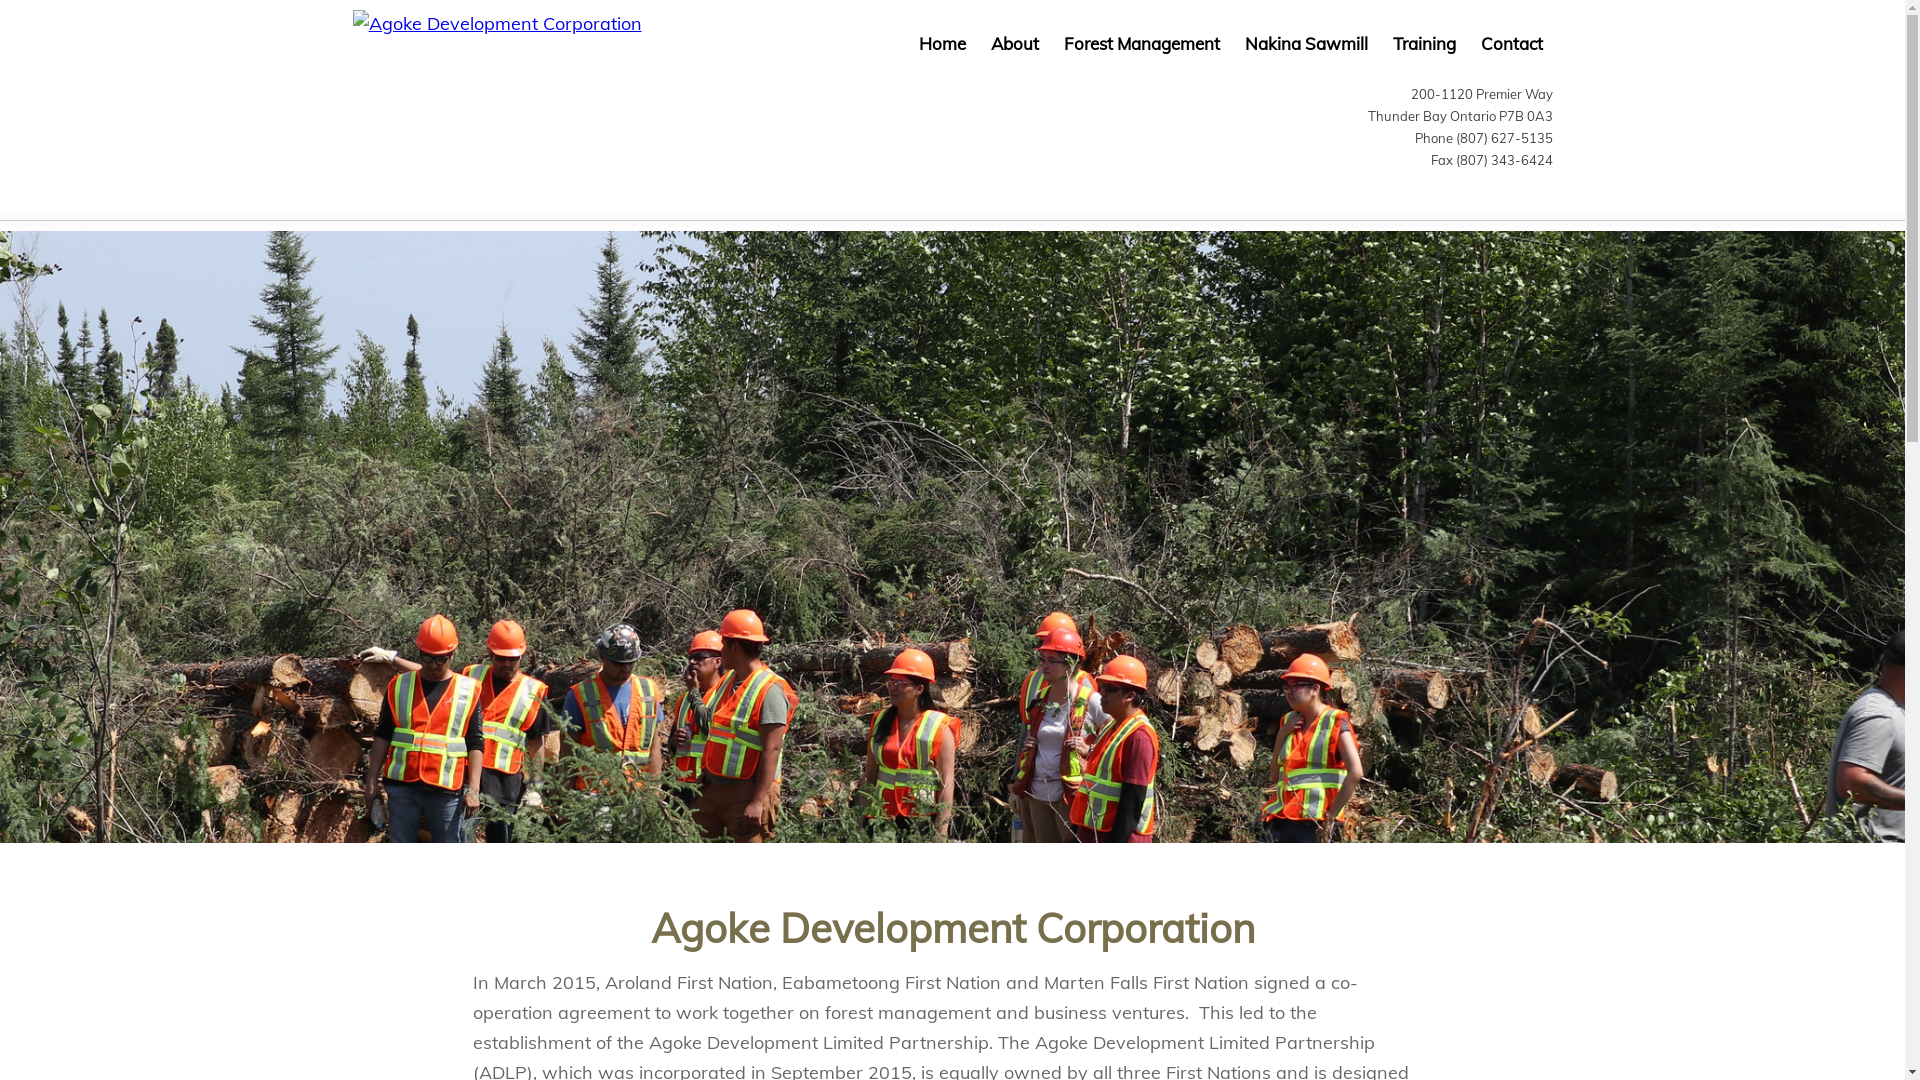 This screenshot has height=1080, width=1920. Describe the element at coordinates (1422, 43) in the screenshot. I see `'Training'` at that location.